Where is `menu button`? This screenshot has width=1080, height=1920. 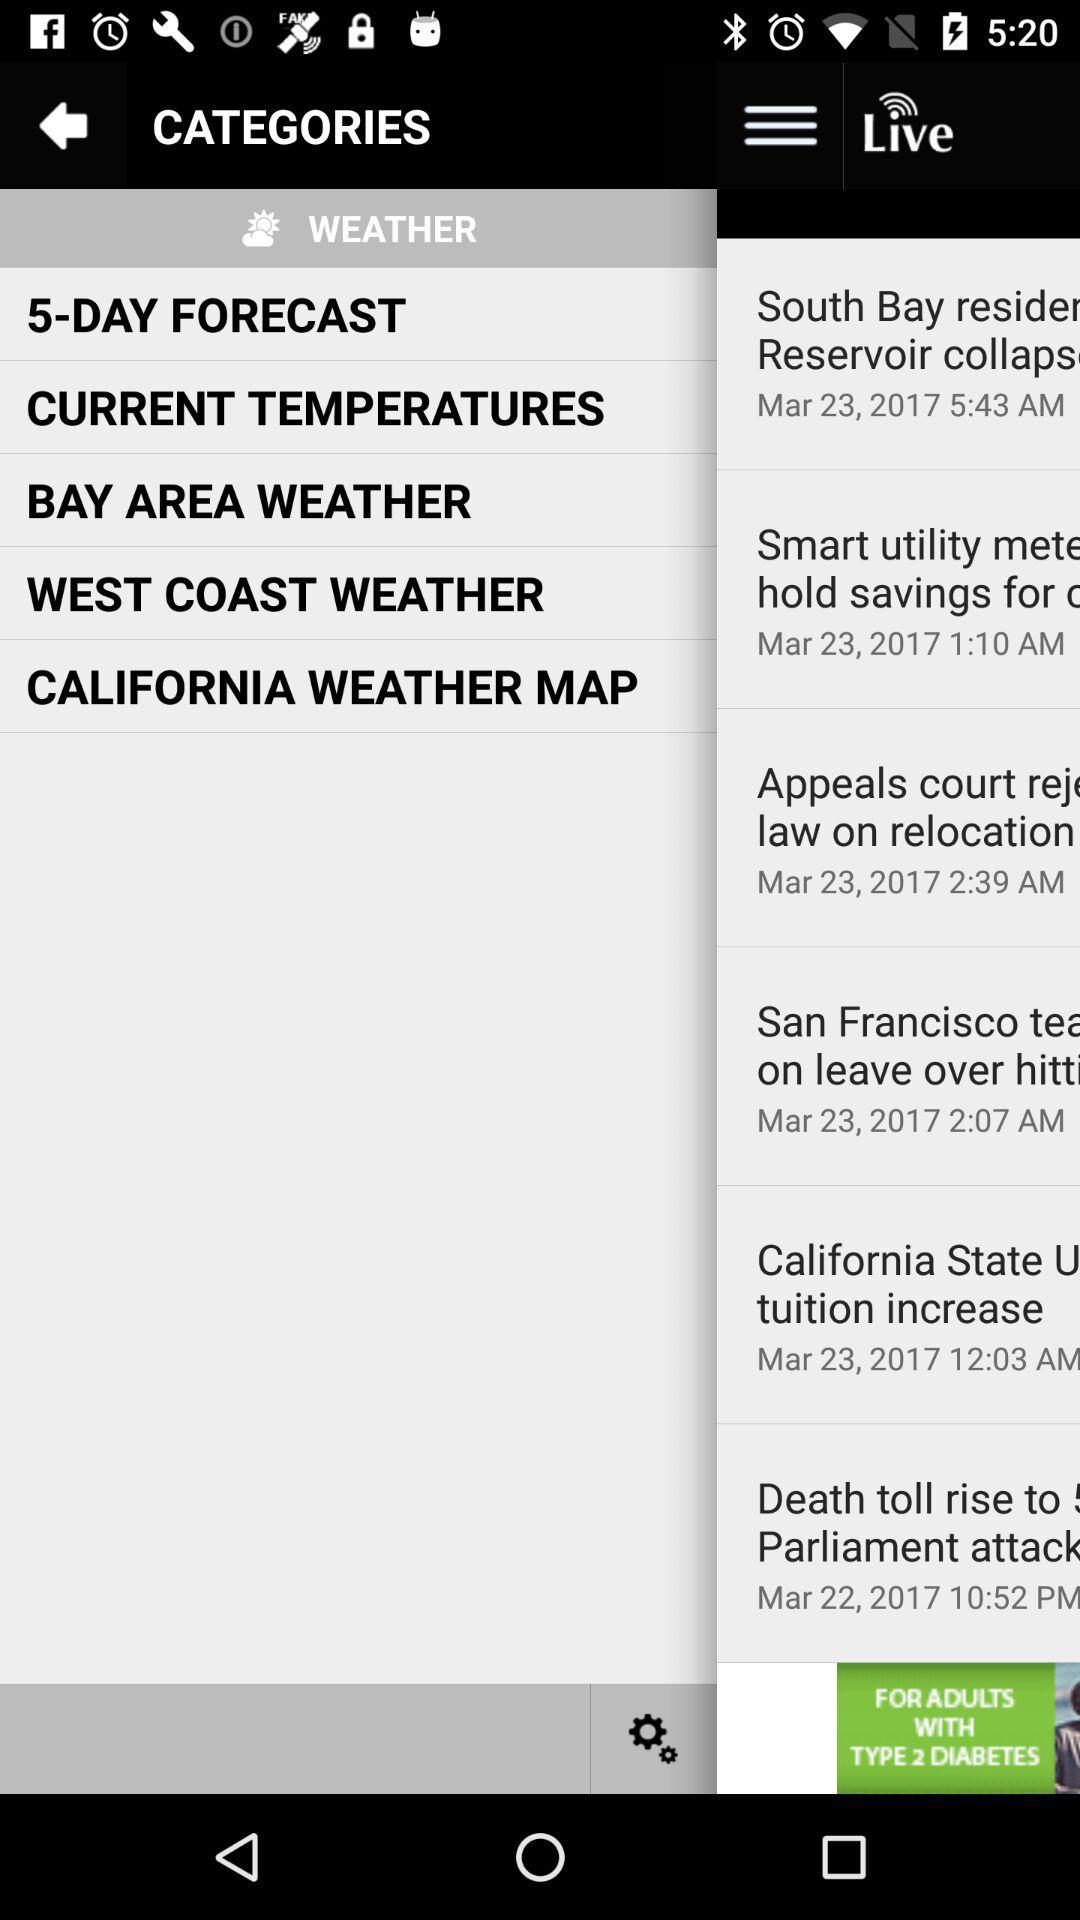
menu button is located at coordinates (654, 124).